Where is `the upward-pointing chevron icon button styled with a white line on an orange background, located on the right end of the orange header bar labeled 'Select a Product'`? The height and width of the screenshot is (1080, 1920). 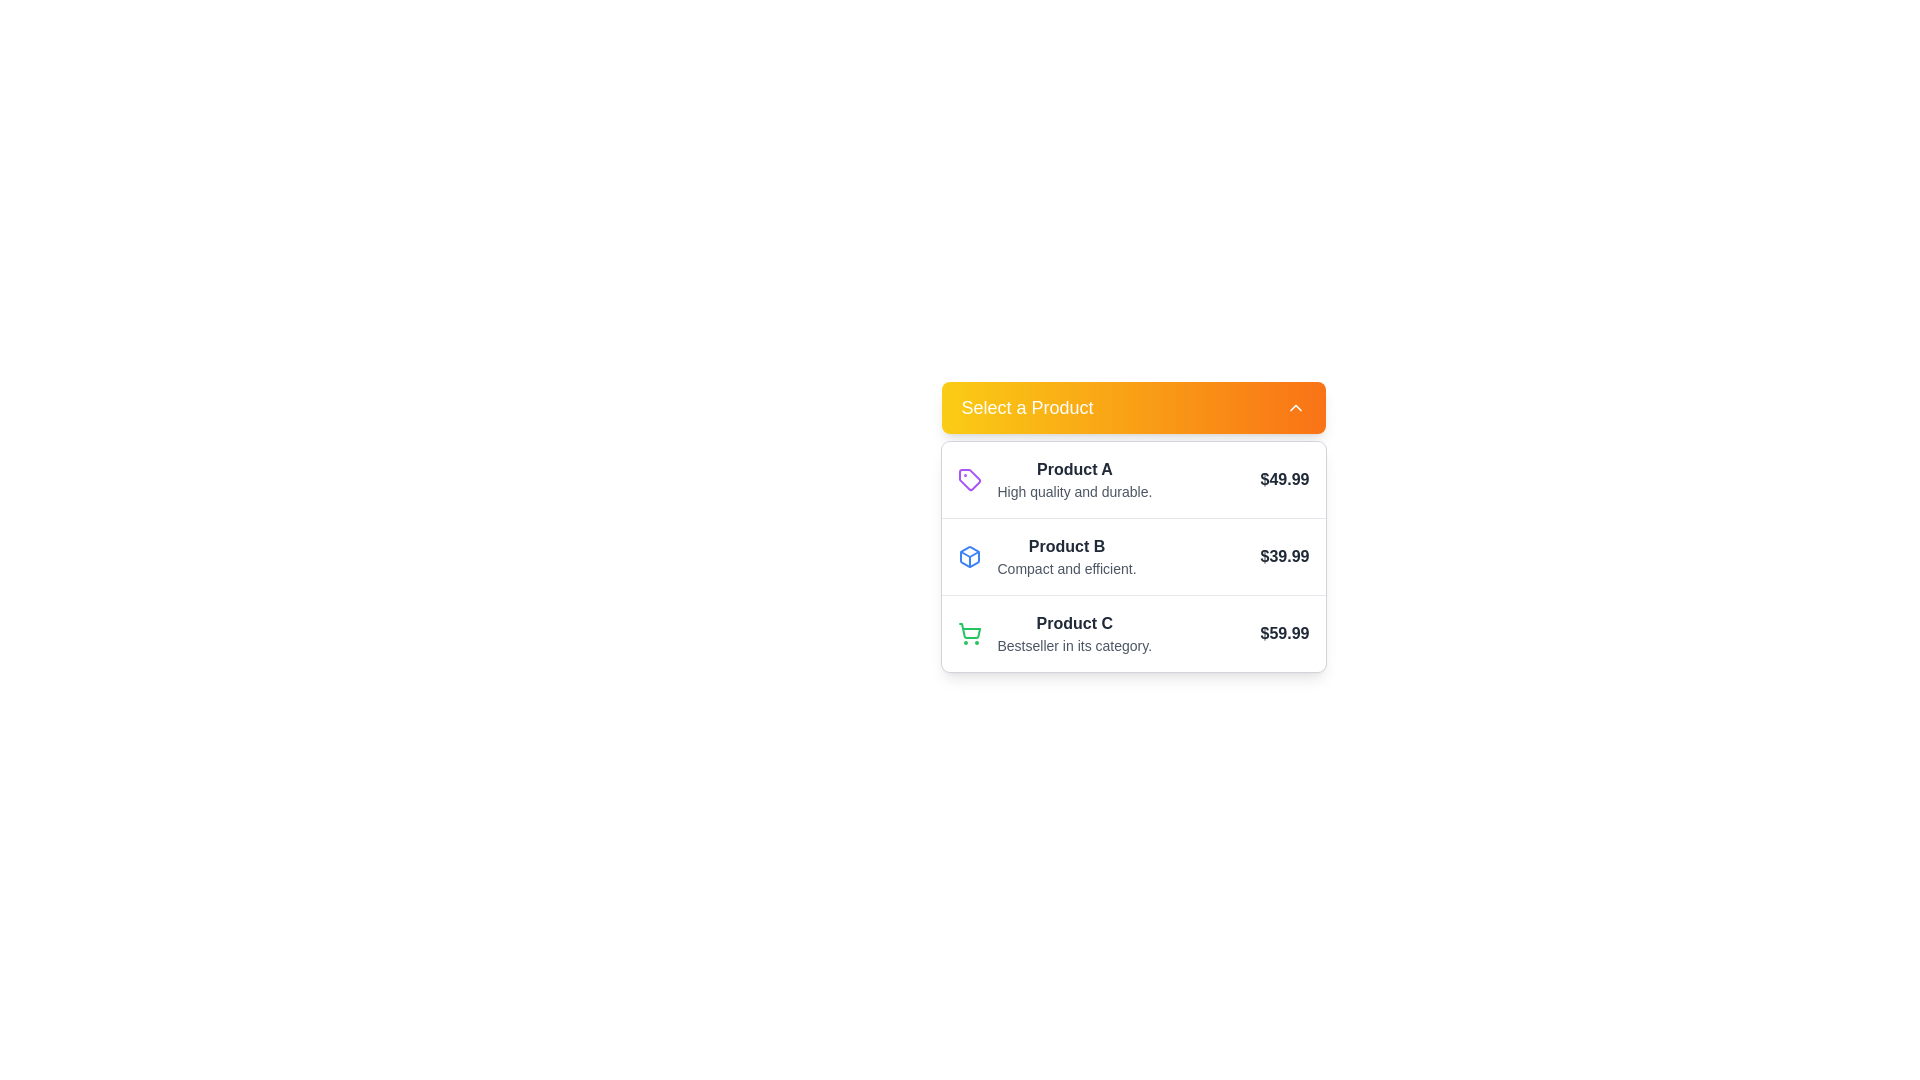 the upward-pointing chevron icon button styled with a white line on an orange background, located on the right end of the orange header bar labeled 'Select a Product' is located at coordinates (1295, 407).